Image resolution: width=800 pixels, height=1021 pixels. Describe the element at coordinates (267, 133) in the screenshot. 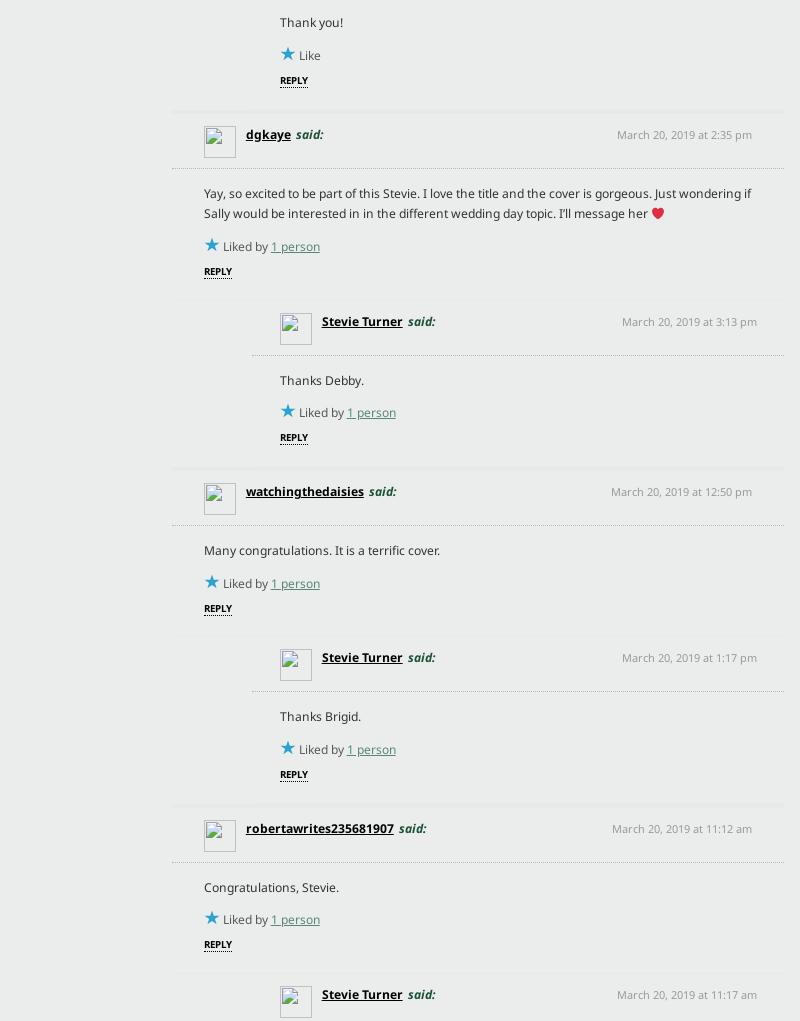

I see `'dgkaye'` at that location.